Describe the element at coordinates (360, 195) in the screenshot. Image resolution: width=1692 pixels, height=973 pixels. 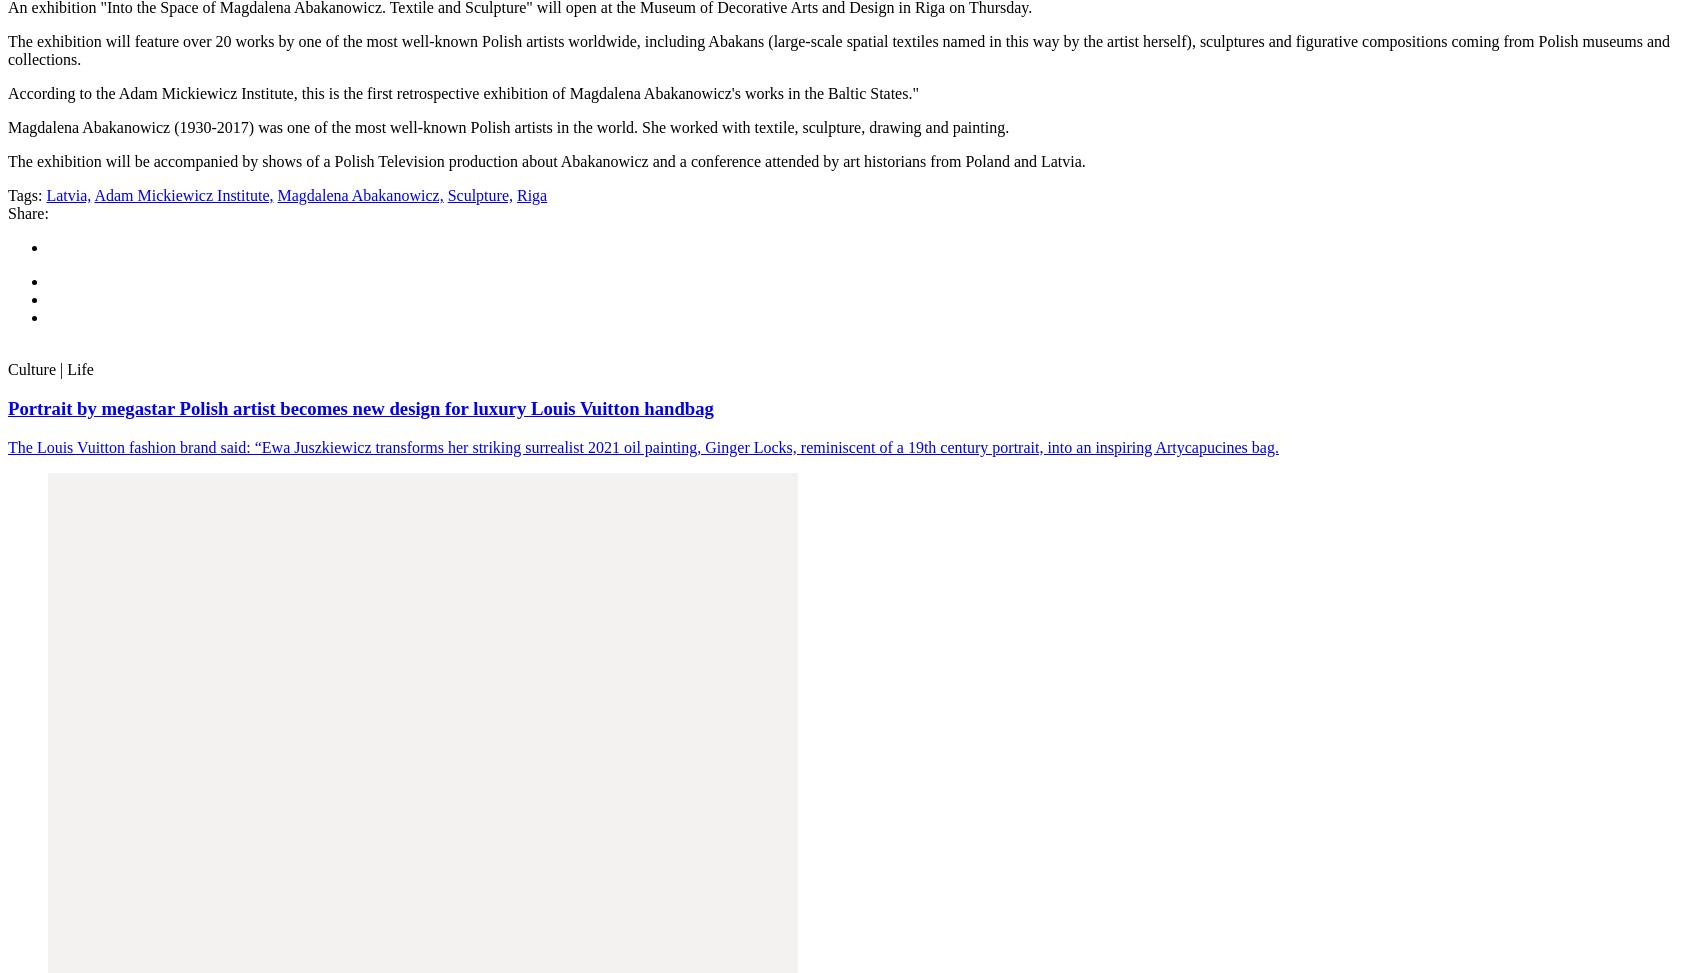
I see `'Magdalena Abakanowicz,'` at that location.